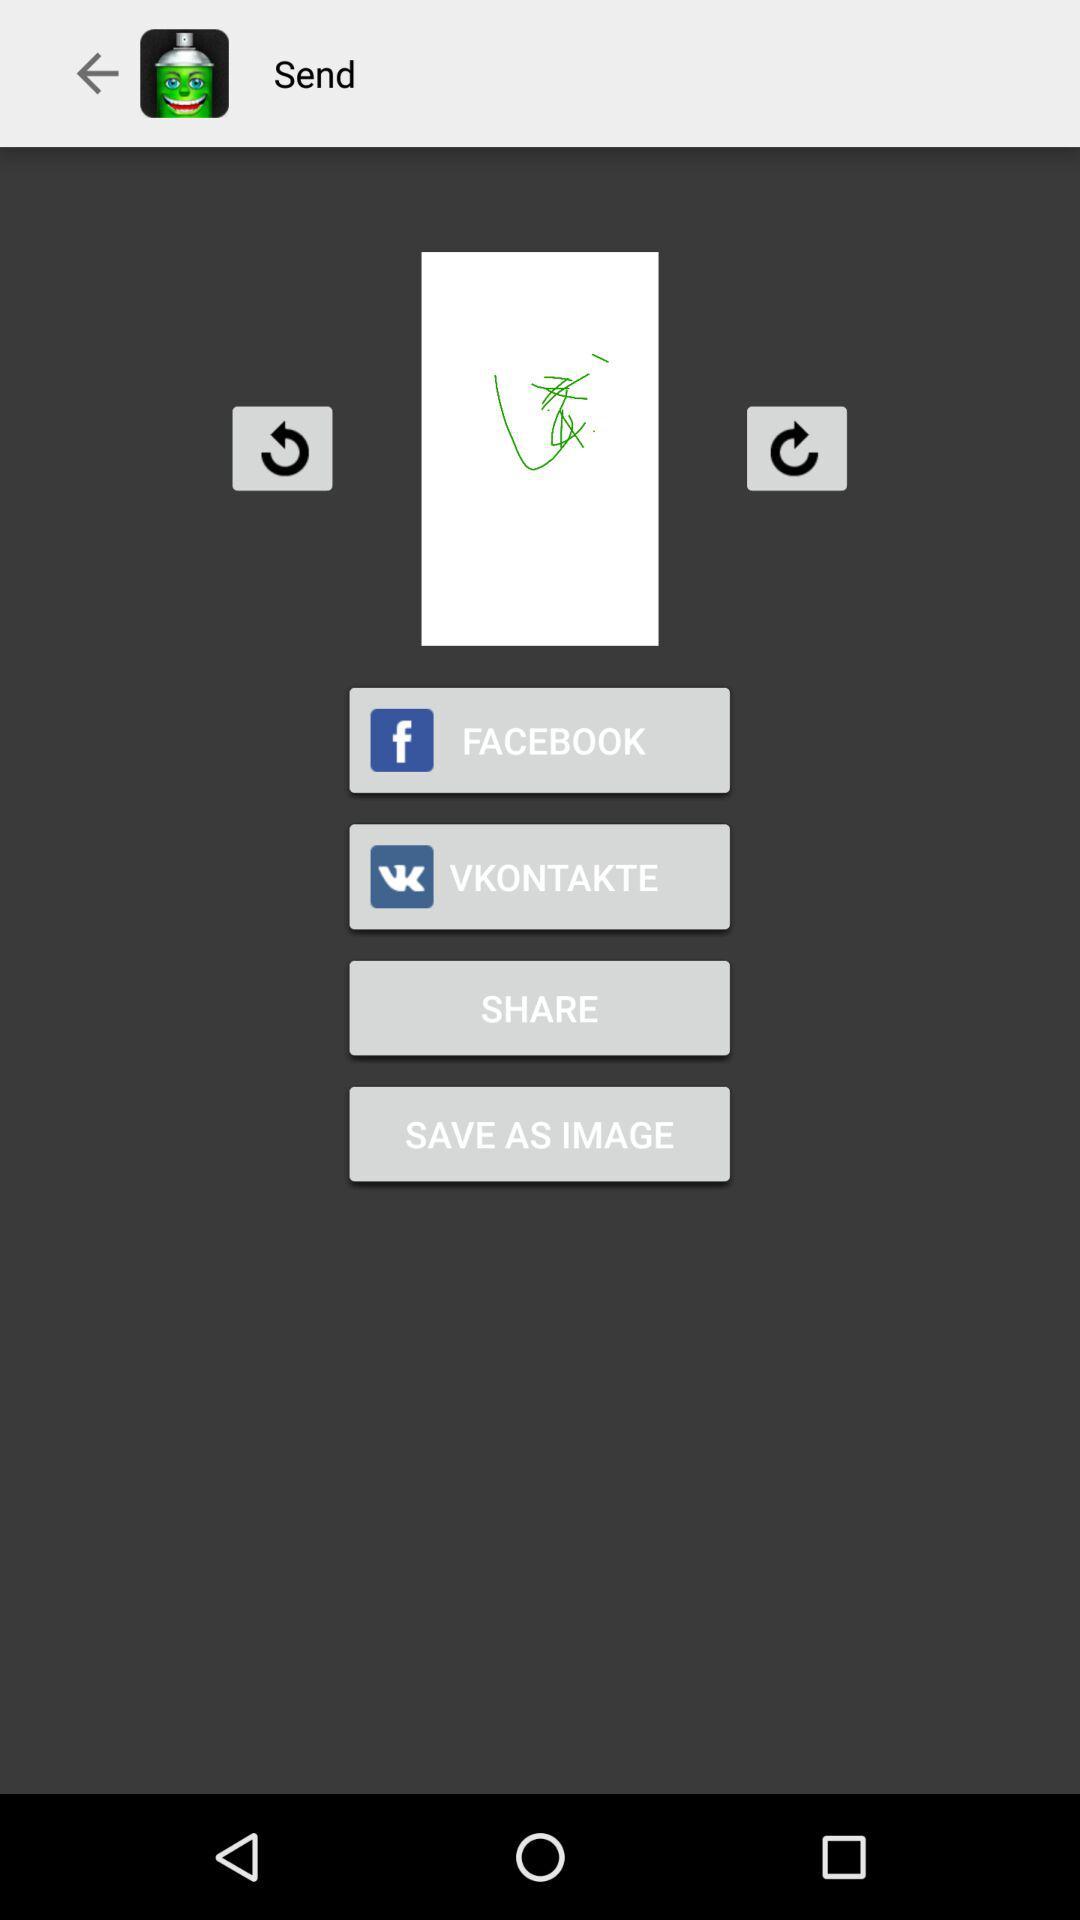 The image size is (1080, 1920). What do you see at coordinates (282, 447) in the screenshot?
I see `undo previous action` at bounding box center [282, 447].